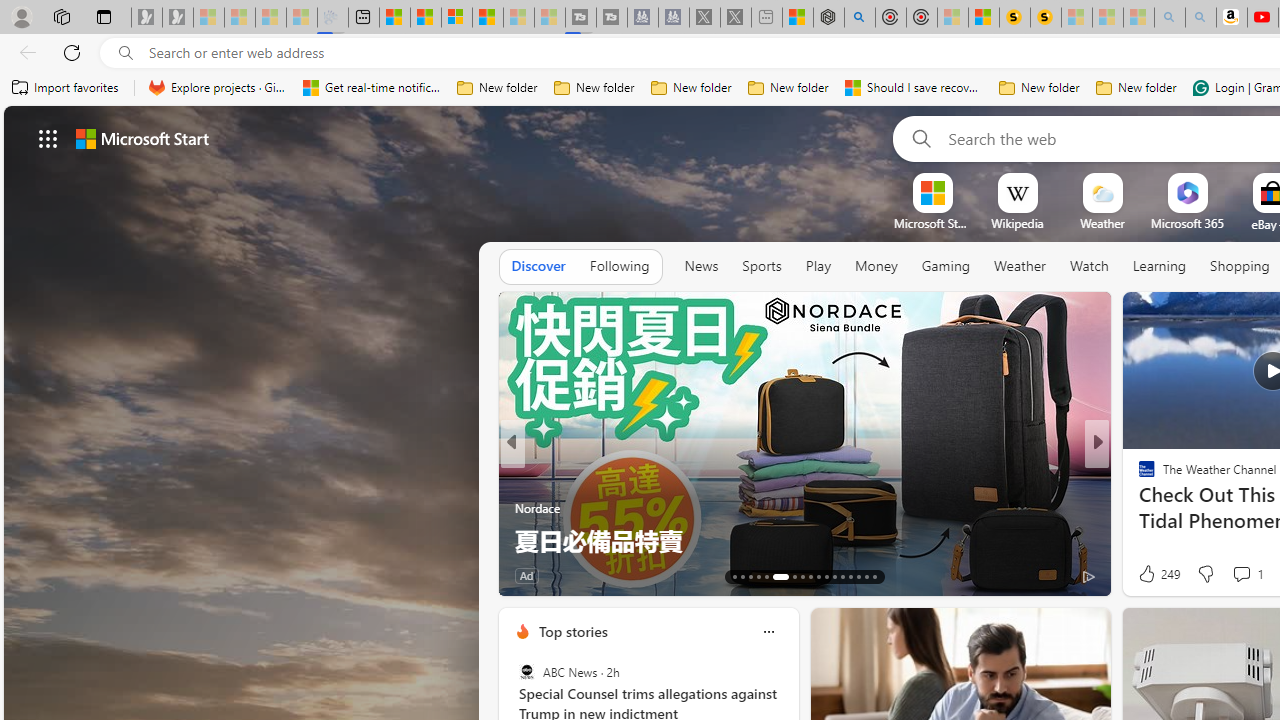  What do you see at coordinates (767, 632) in the screenshot?
I see `'Class: icon-img'` at bounding box center [767, 632].